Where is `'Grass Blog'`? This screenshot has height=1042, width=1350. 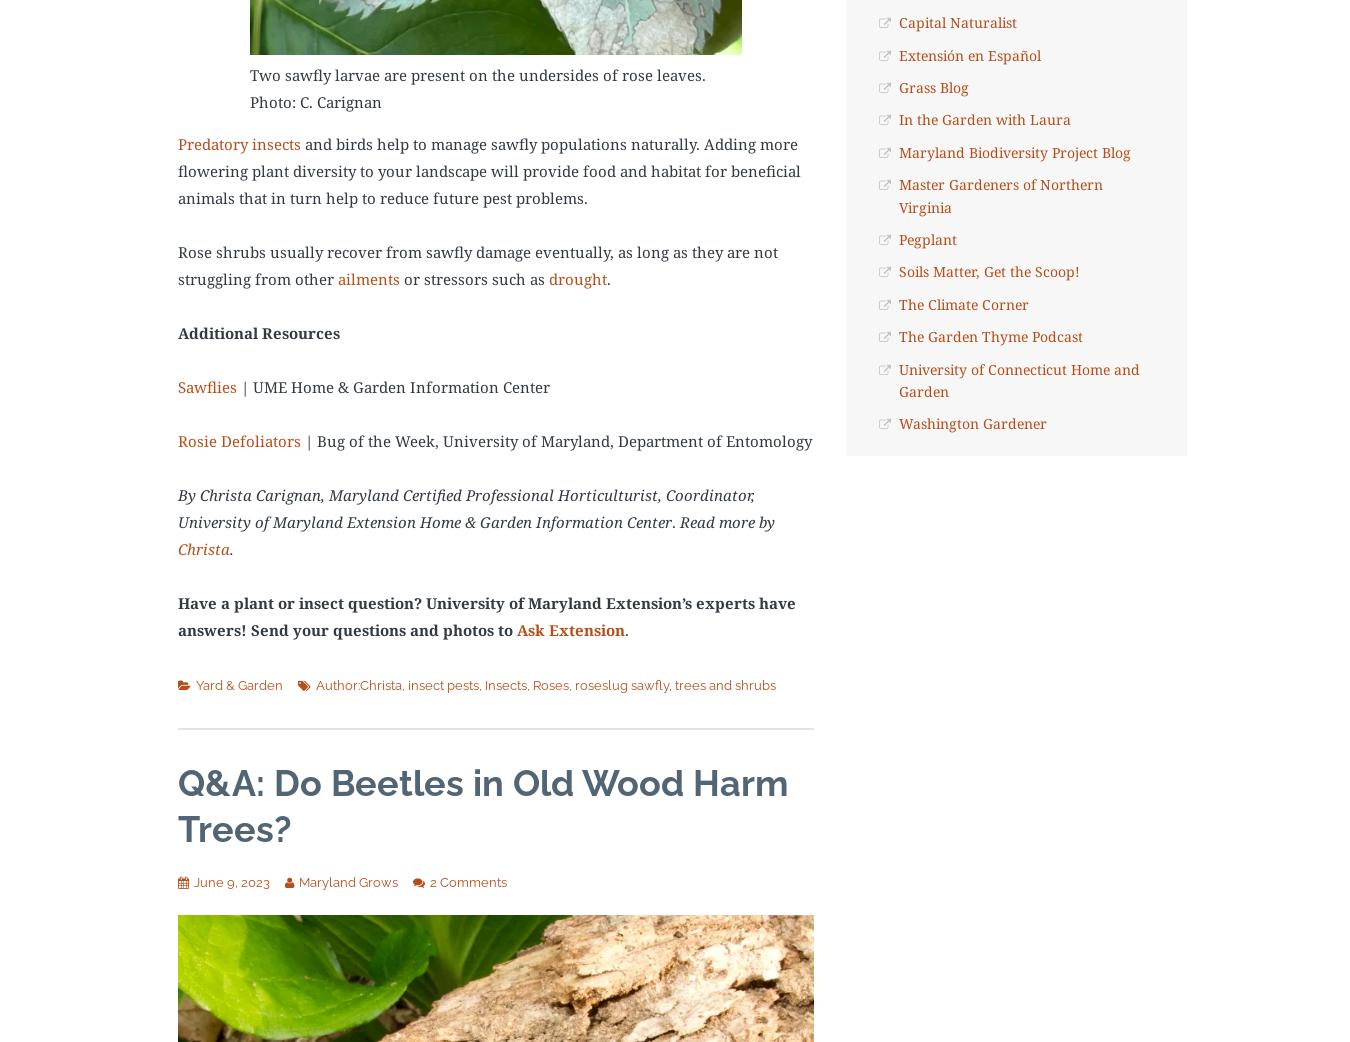
'Grass Blog' is located at coordinates (931, 86).